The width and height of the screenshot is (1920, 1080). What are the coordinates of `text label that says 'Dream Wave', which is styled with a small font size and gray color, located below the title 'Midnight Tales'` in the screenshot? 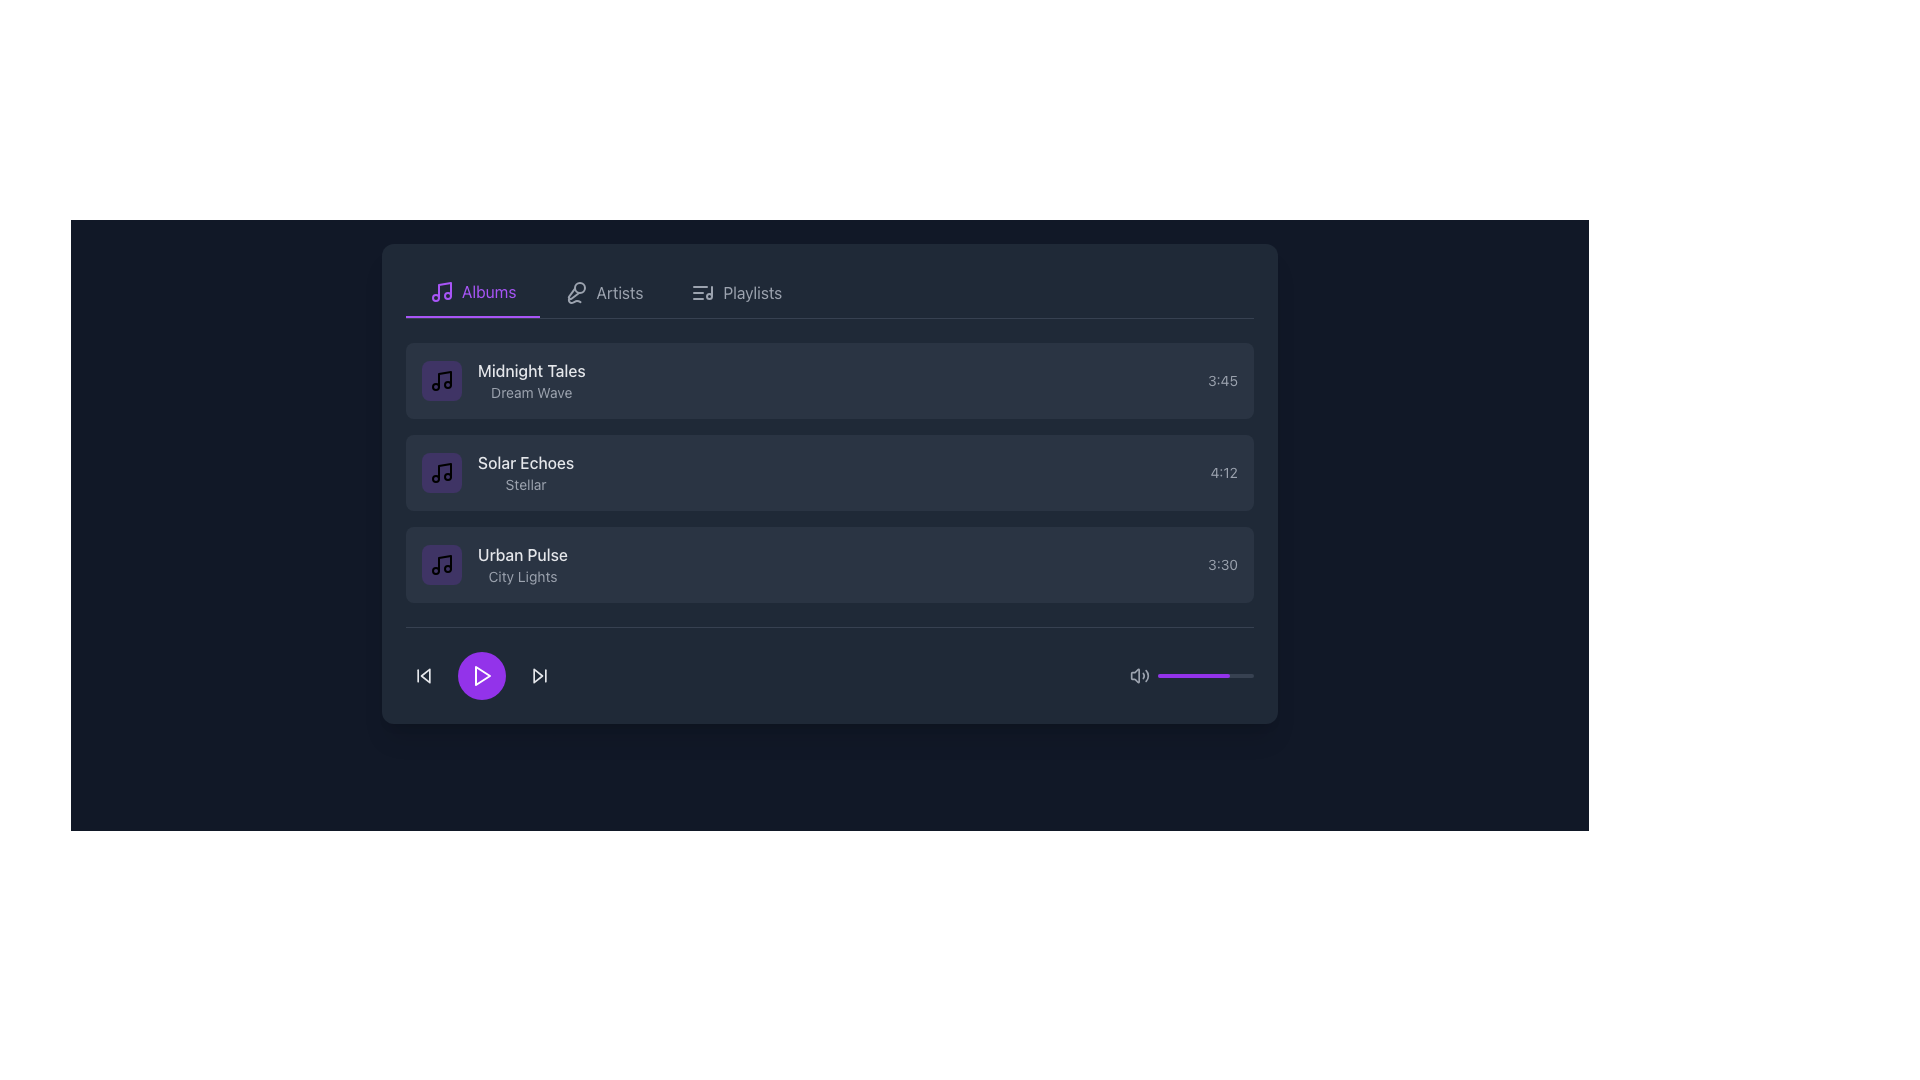 It's located at (531, 393).